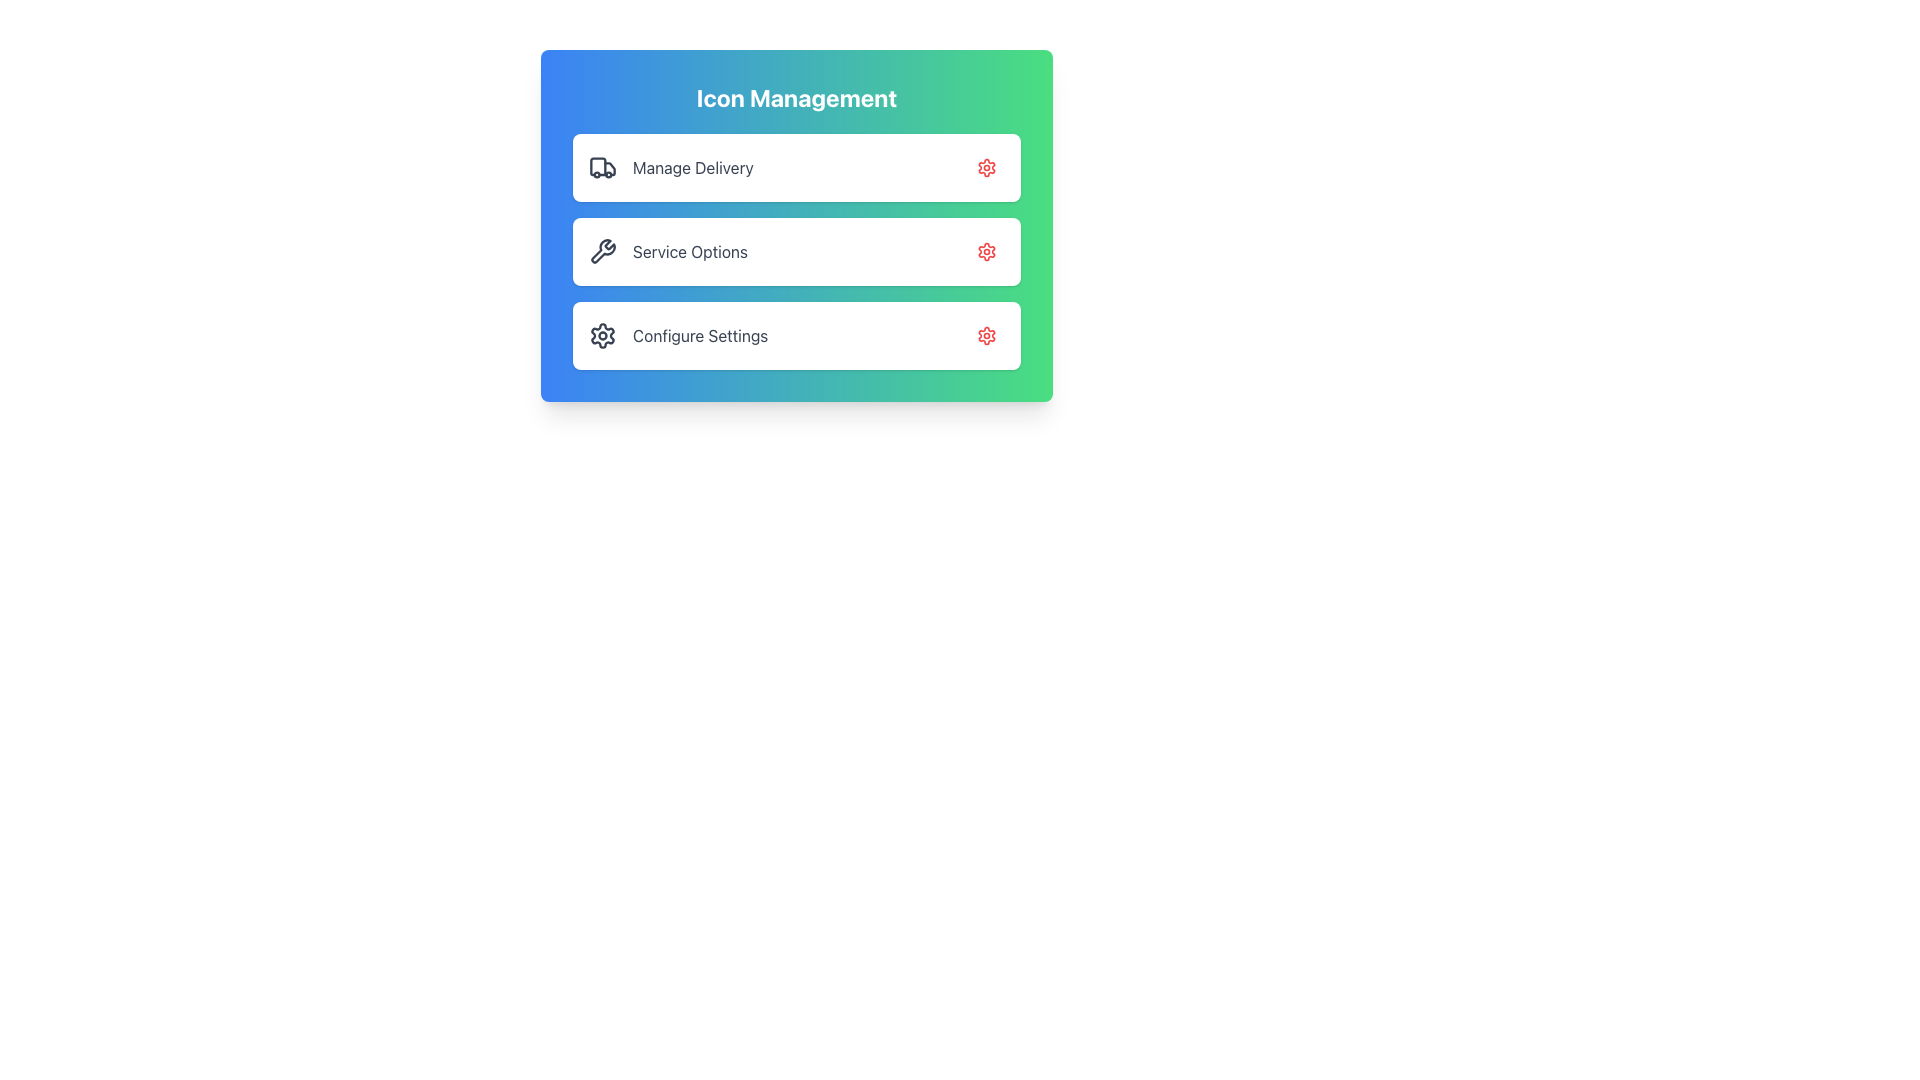 The height and width of the screenshot is (1080, 1920). I want to click on the circular red gear icon button located in the 'Service Options' section, so click(987, 250).